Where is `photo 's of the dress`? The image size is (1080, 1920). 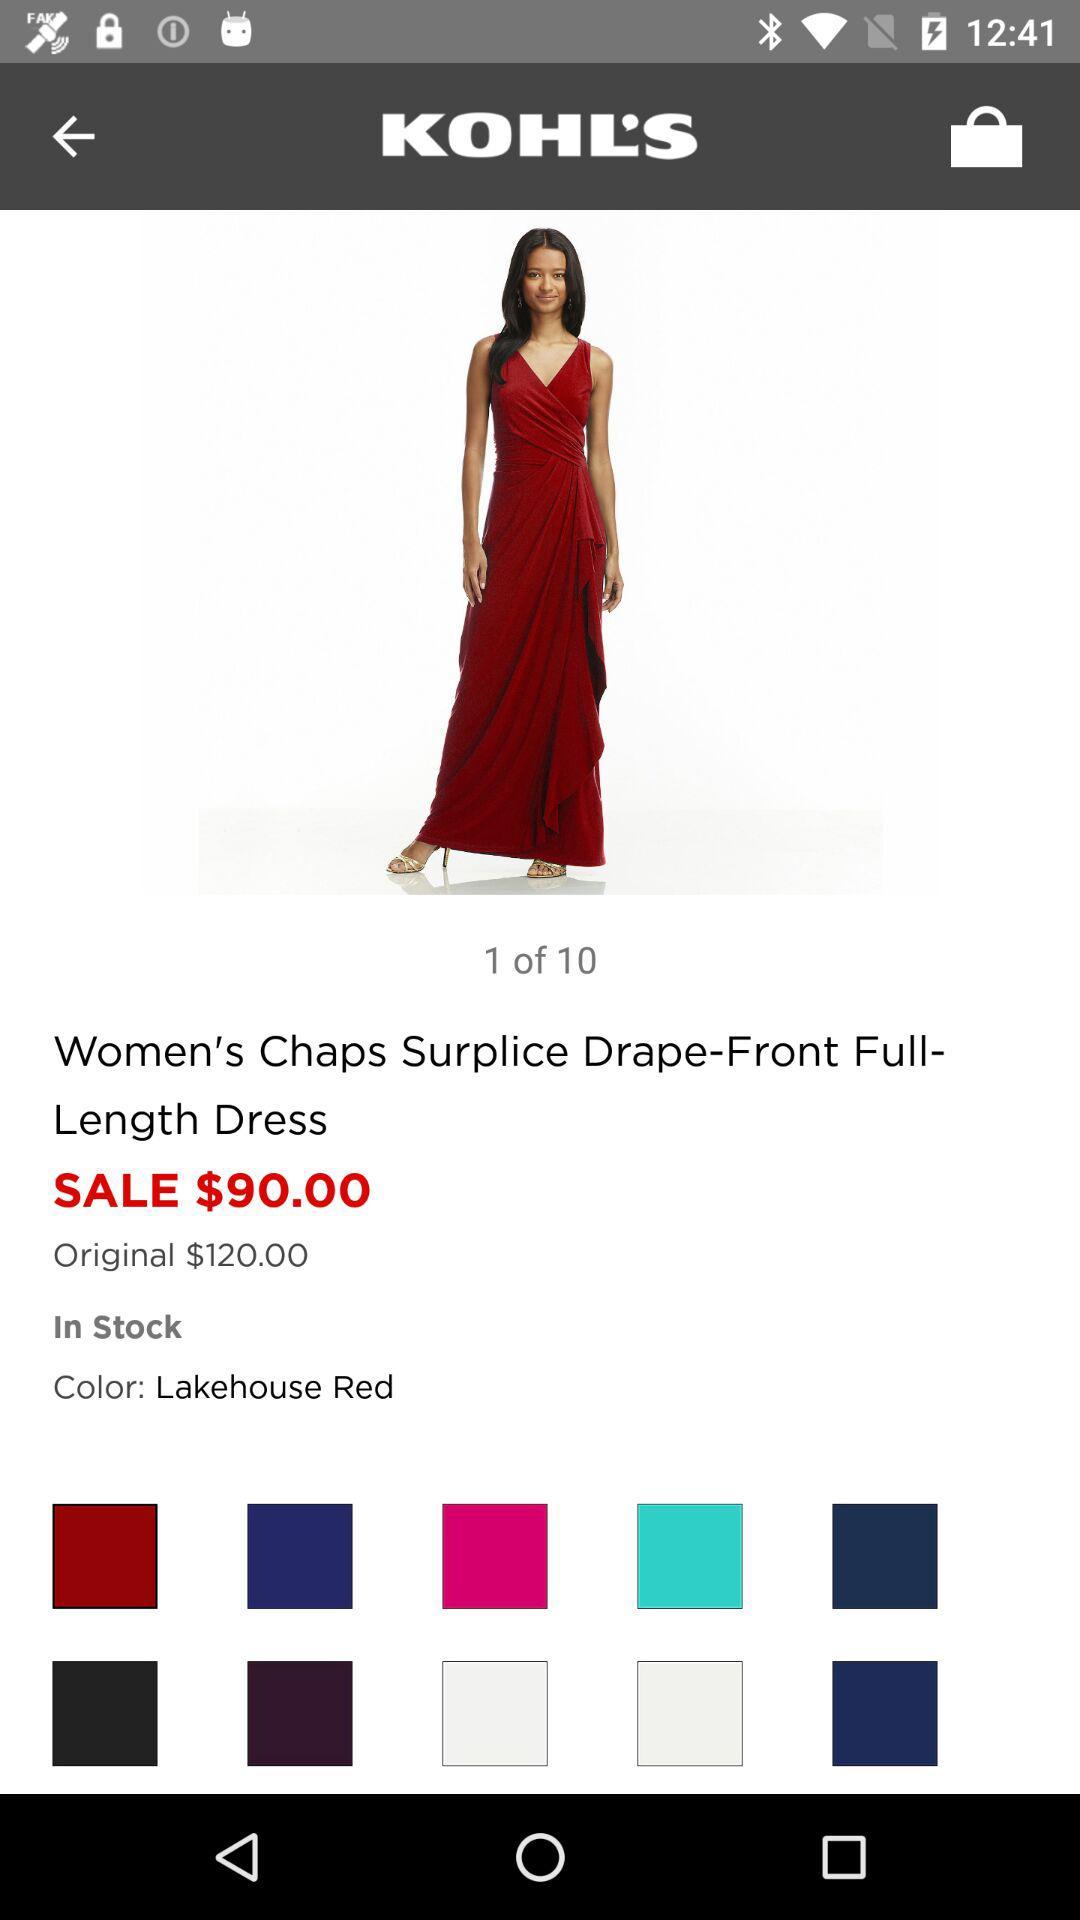
photo 's of the dress is located at coordinates (540, 552).